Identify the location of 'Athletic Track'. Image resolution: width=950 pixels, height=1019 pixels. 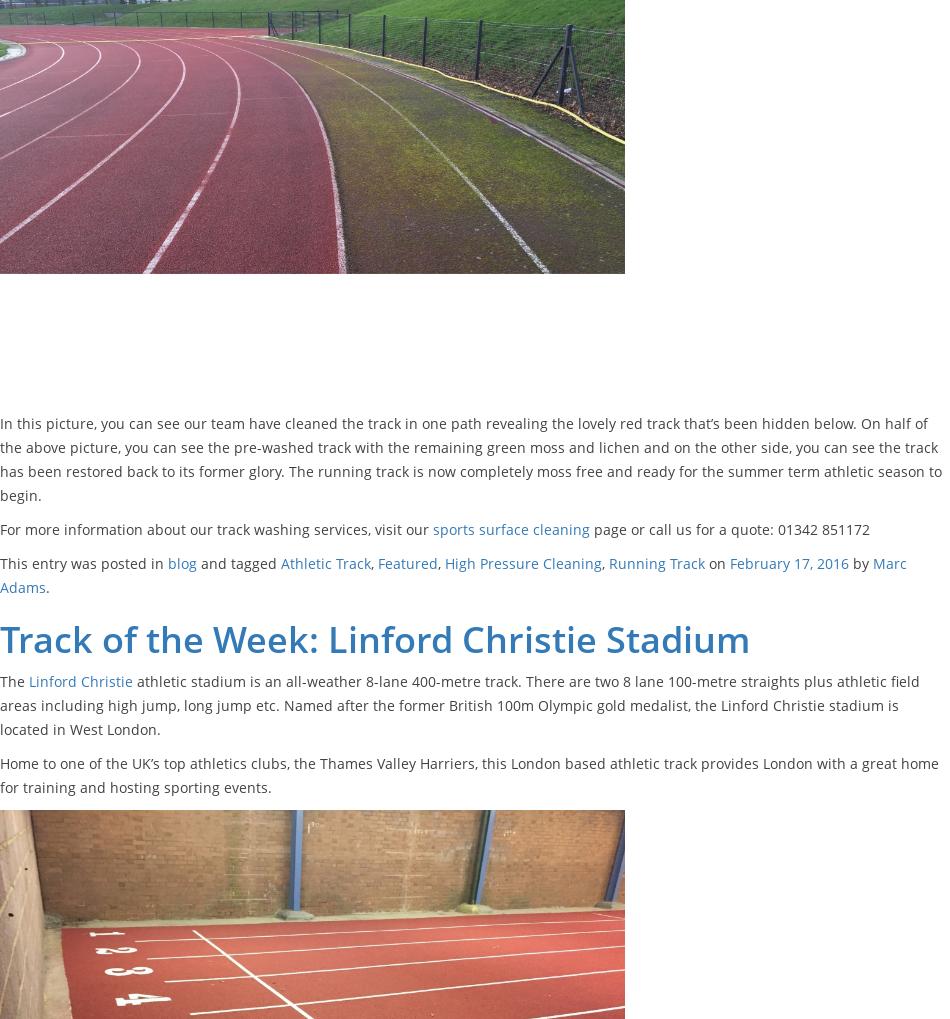
(325, 561).